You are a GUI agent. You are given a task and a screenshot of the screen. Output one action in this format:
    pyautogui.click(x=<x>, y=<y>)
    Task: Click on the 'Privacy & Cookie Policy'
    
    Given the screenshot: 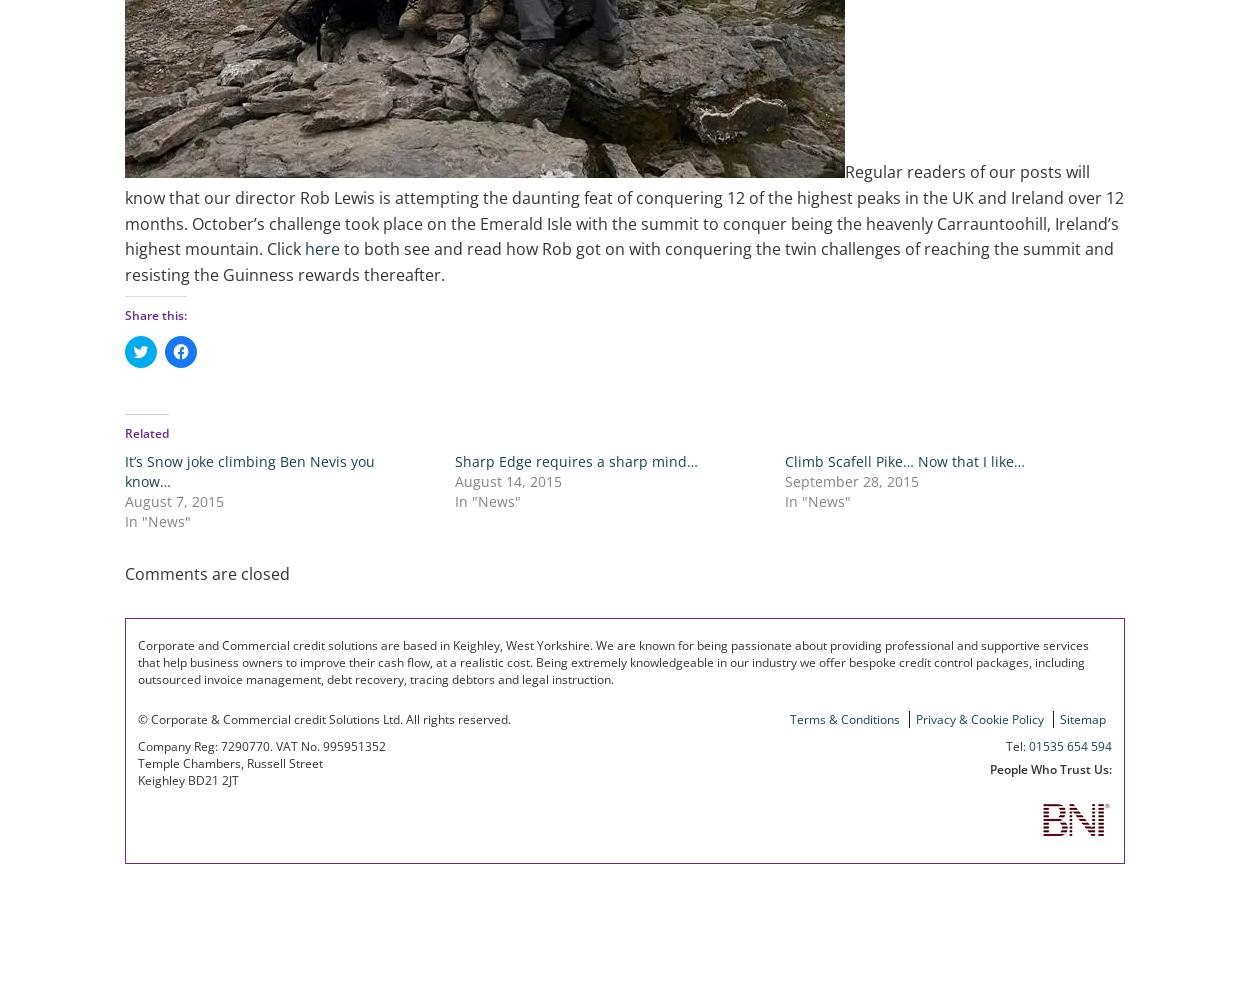 What is the action you would take?
    pyautogui.click(x=978, y=718)
    